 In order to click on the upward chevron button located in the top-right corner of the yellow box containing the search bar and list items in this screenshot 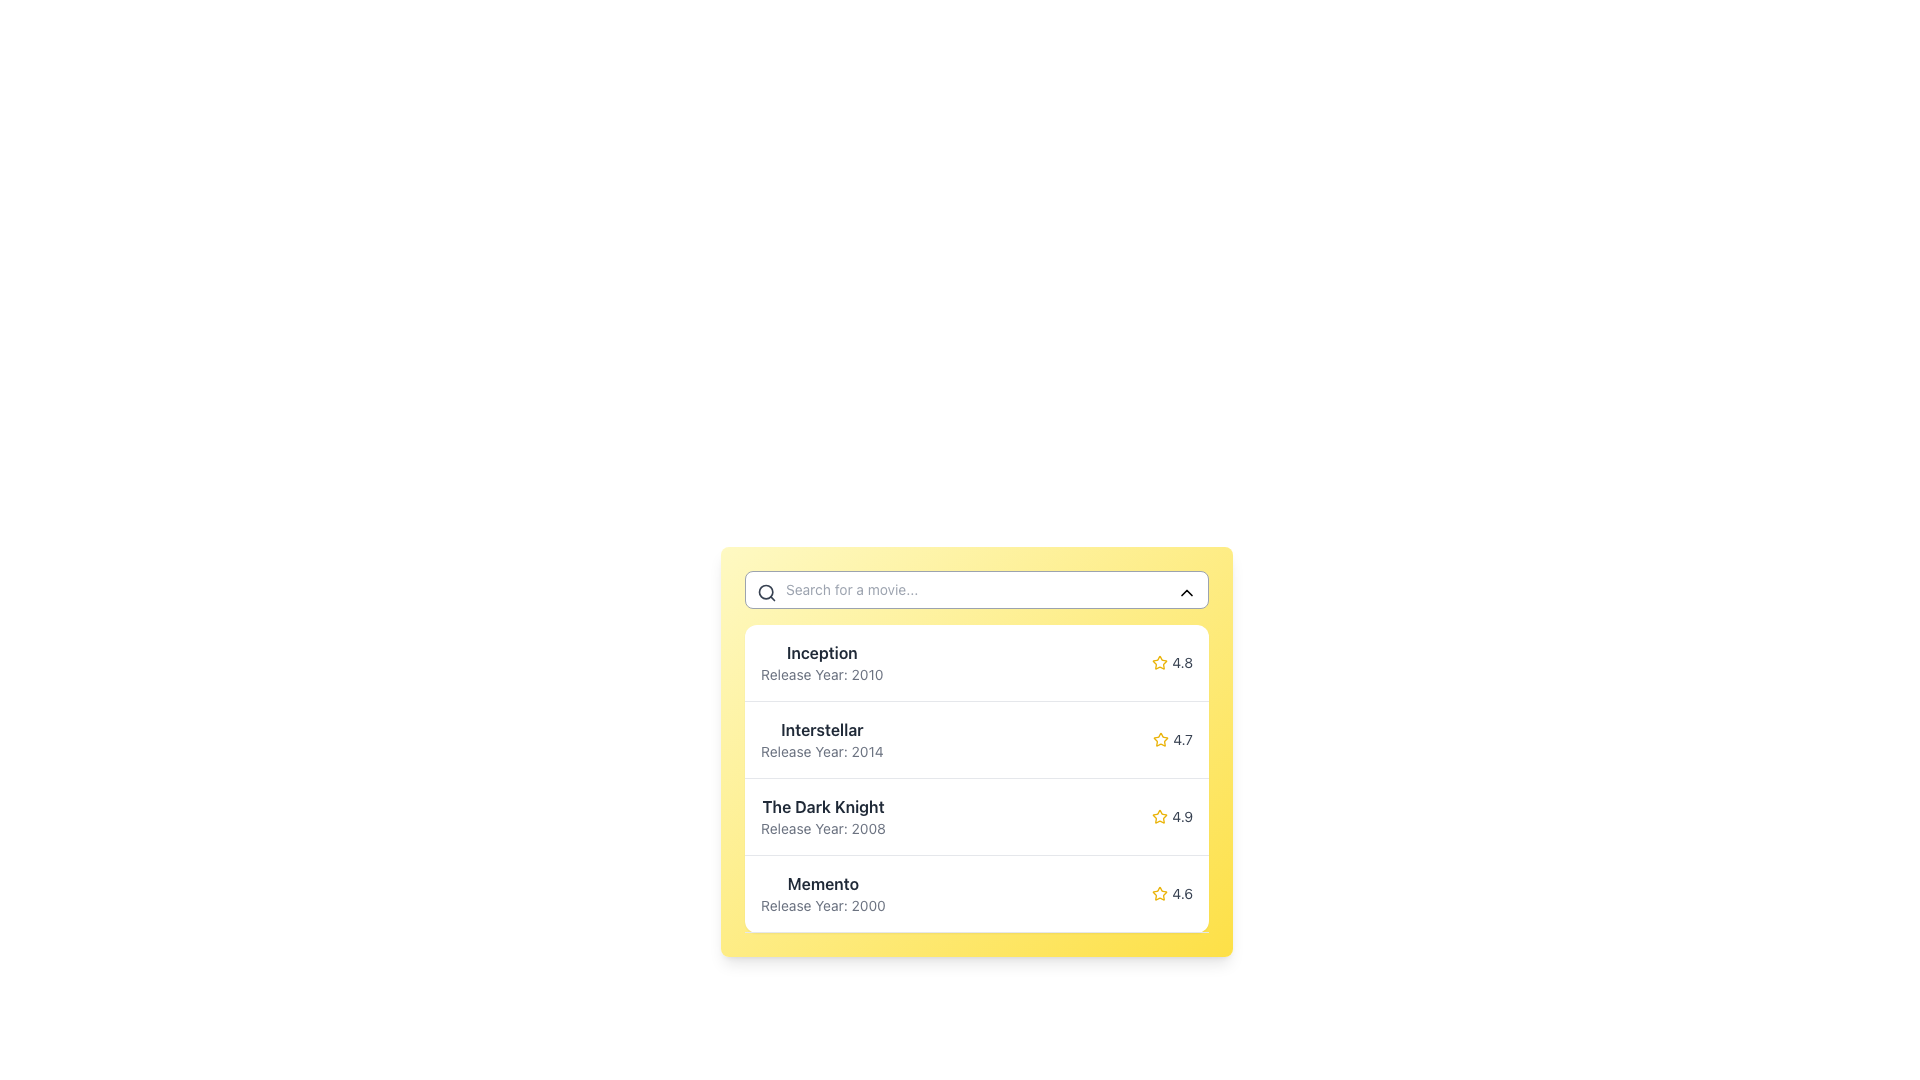, I will do `click(1186, 592)`.